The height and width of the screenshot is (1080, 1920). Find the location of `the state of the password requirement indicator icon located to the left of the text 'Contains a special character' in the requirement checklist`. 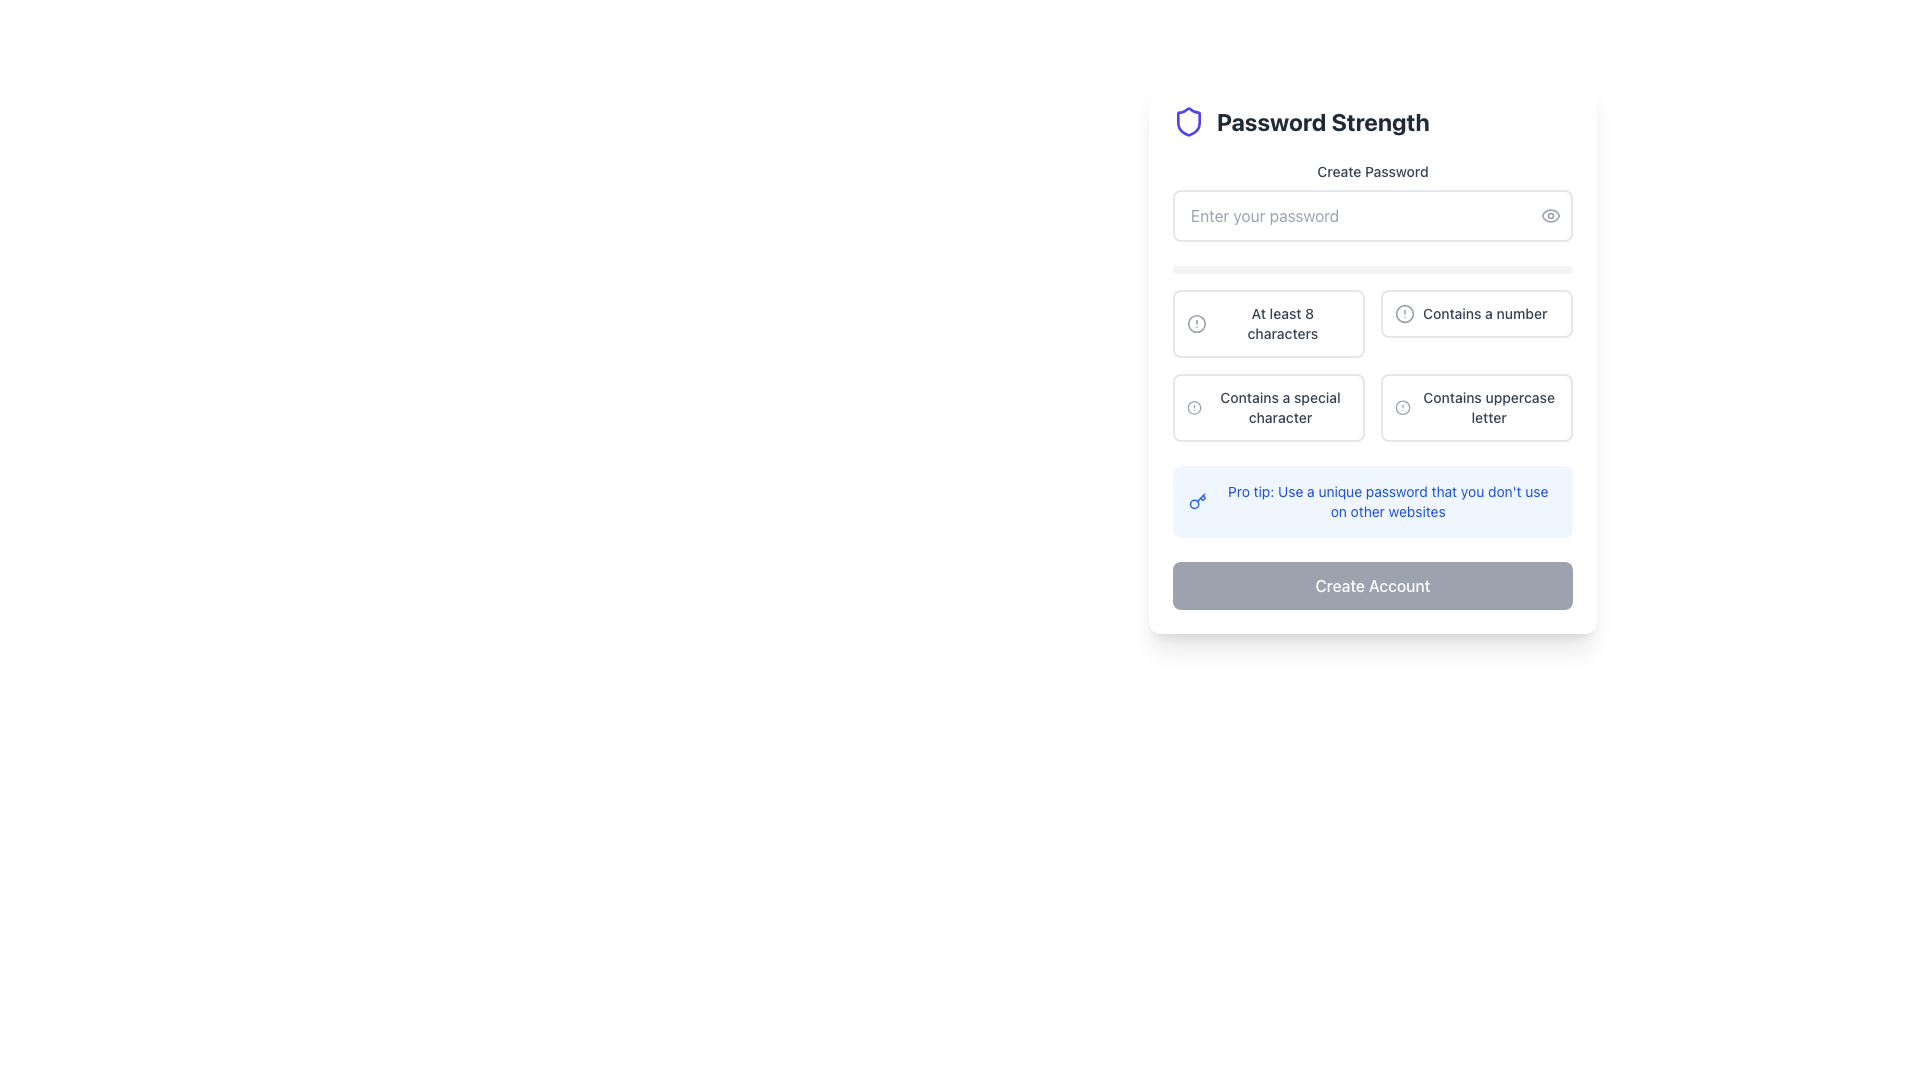

the state of the password requirement indicator icon located to the left of the text 'Contains a special character' in the requirement checklist is located at coordinates (1194, 407).